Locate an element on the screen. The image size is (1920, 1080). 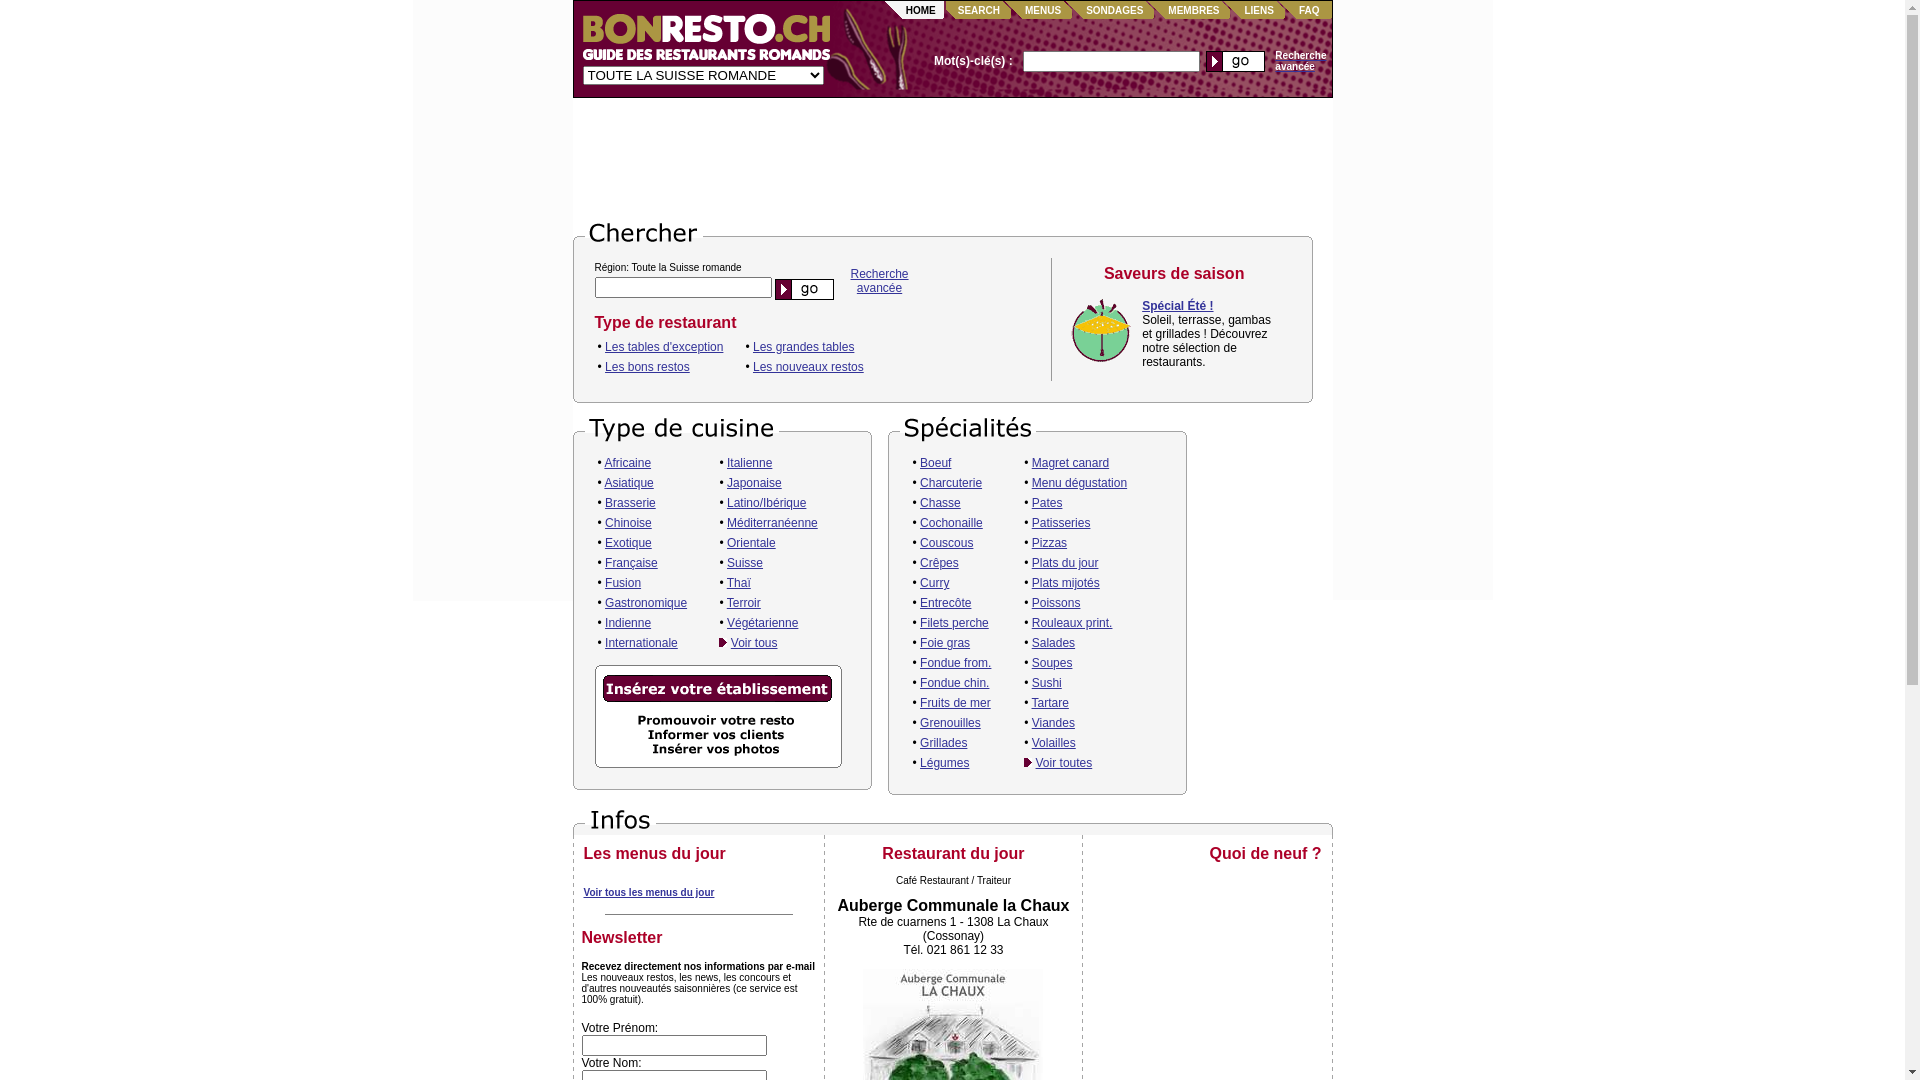
'Fruits de mer' is located at coordinates (954, 701).